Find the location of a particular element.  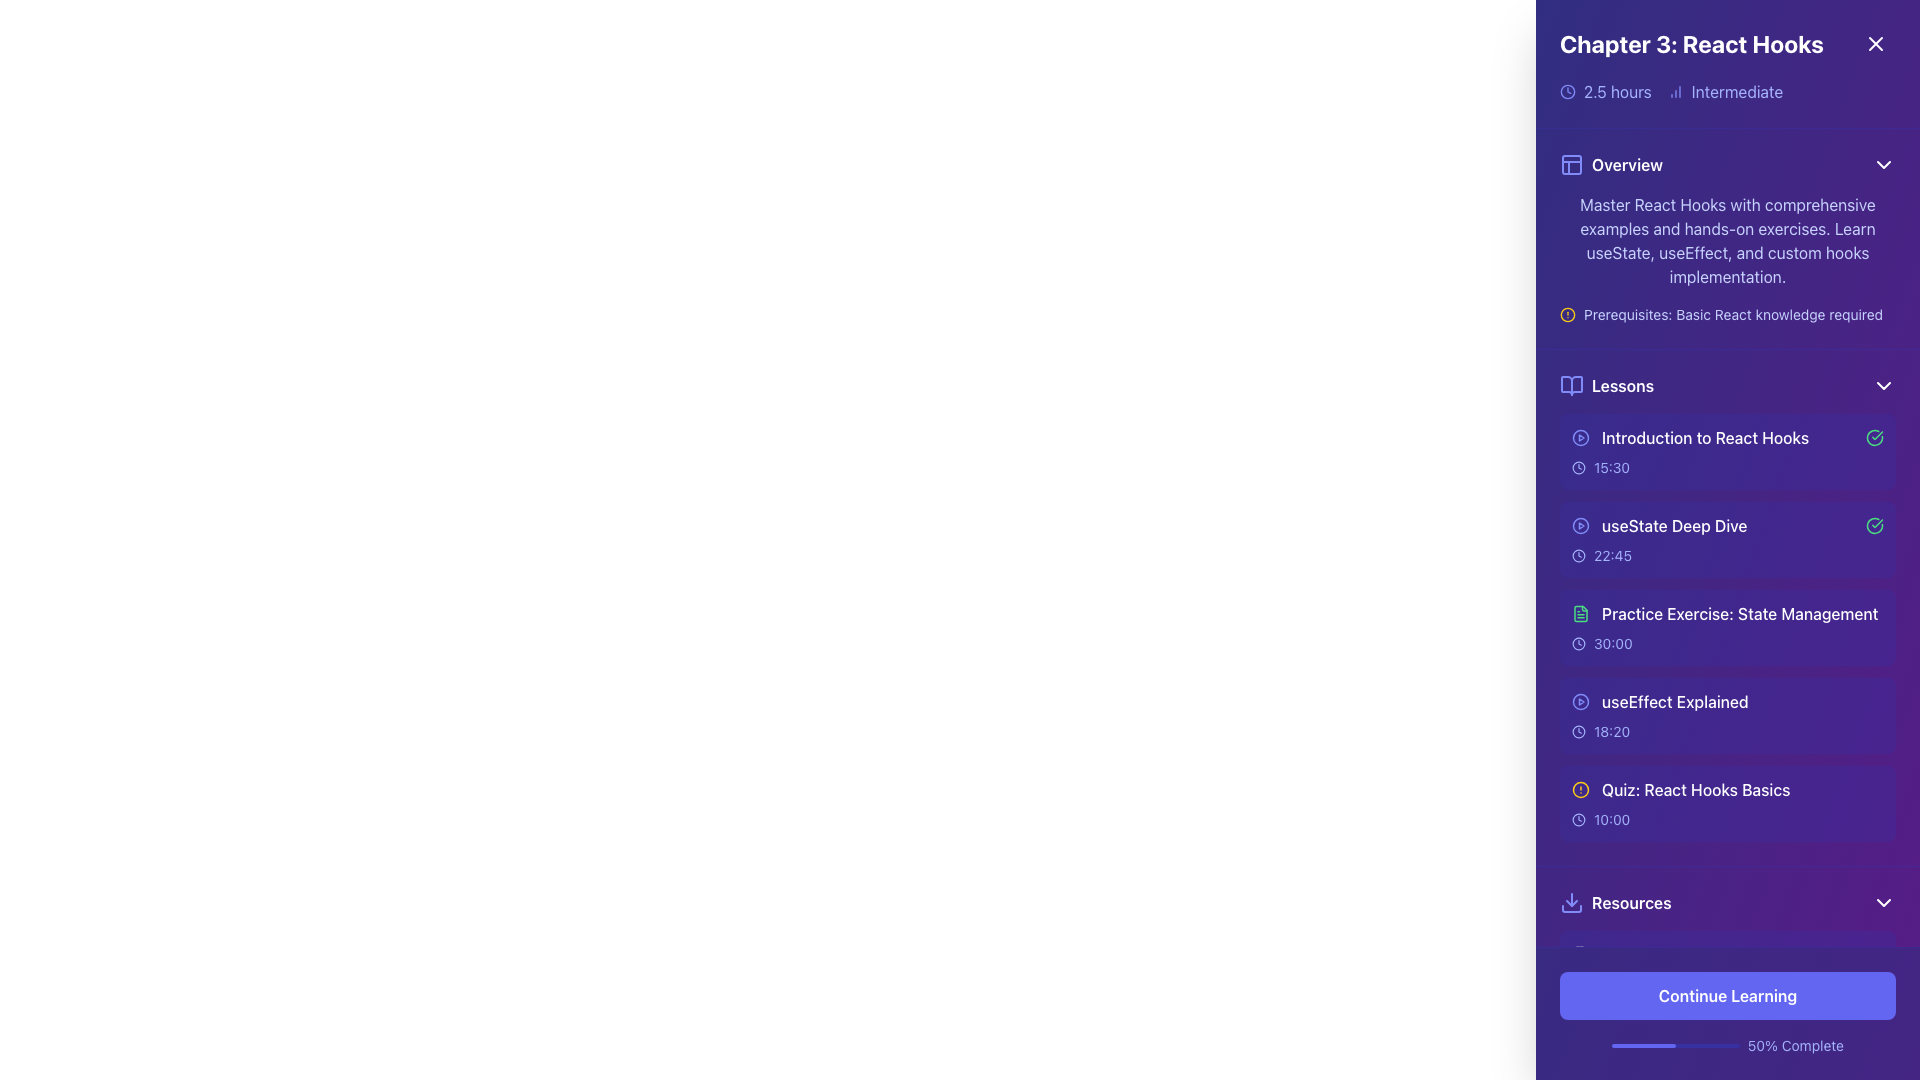

the 'Chevron Down' icon located to the right of the 'Resources' label is located at coordinates (1882, 902).